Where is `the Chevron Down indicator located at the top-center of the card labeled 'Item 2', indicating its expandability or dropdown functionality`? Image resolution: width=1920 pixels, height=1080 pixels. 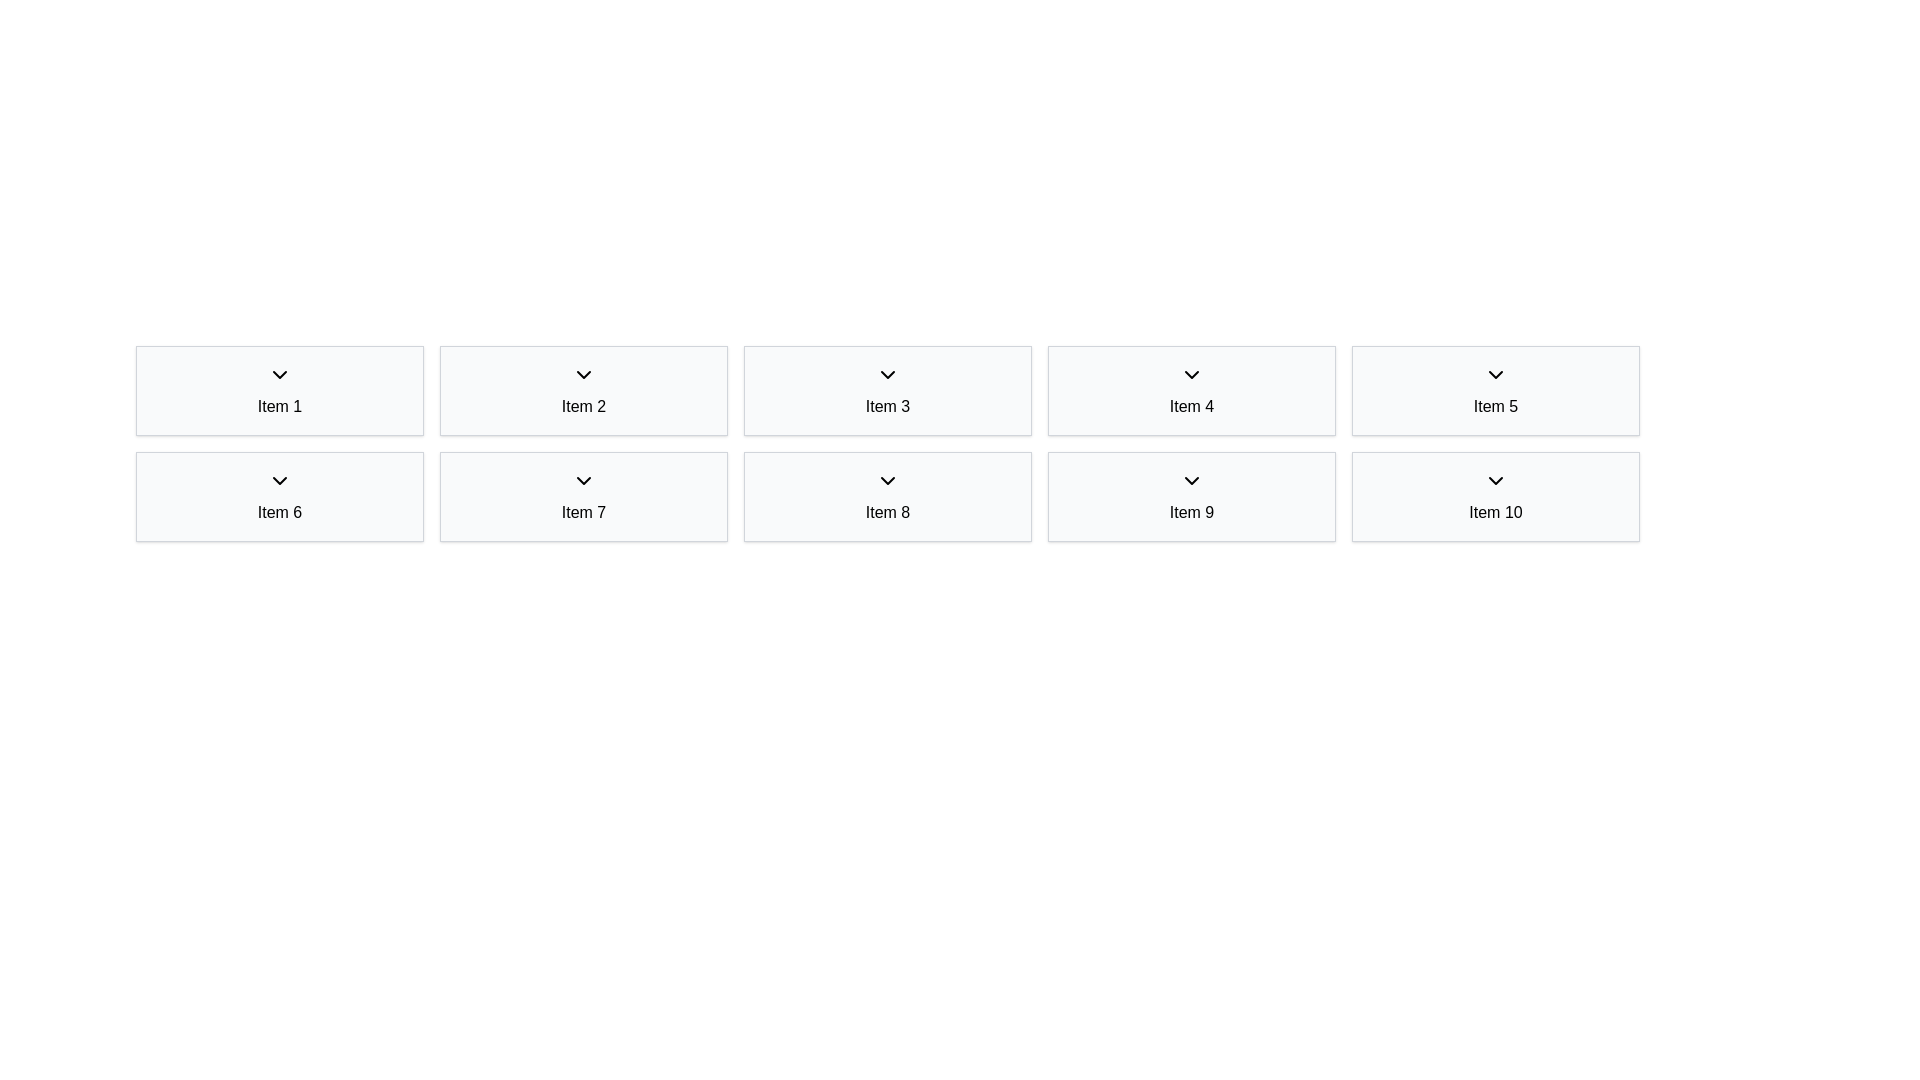
the Chevron Down indicator located at the top-center of the card labeled 'Item 2', indicating its expandability or dropdown functionality is located at coordinates (583, 374).